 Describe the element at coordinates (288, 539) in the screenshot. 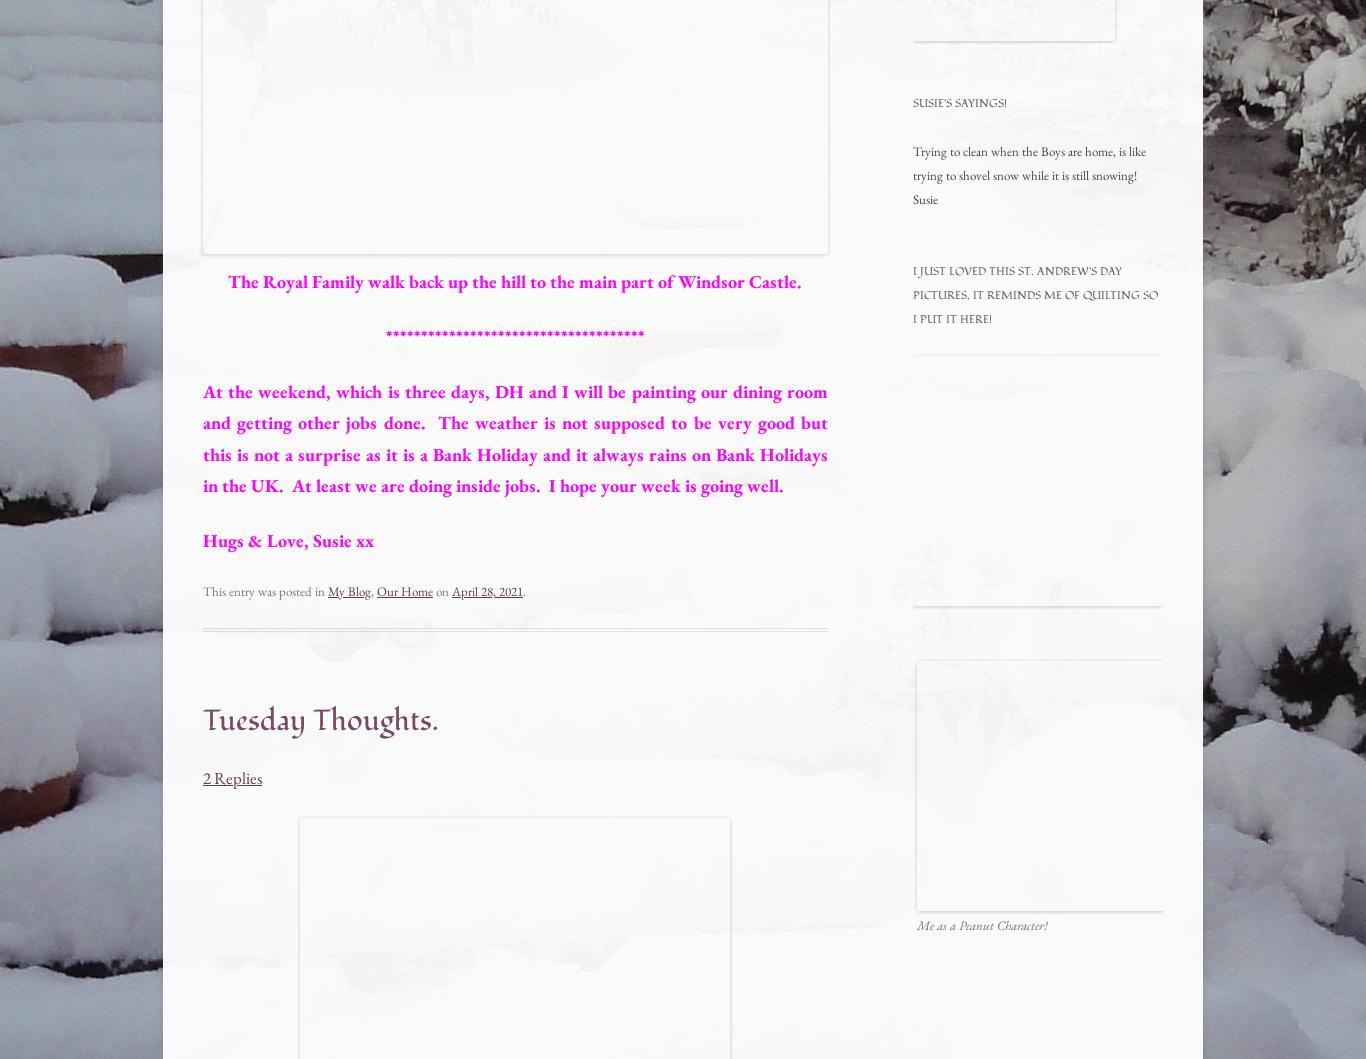

I see `'Hugs & Love, Susie xx'` at that location.